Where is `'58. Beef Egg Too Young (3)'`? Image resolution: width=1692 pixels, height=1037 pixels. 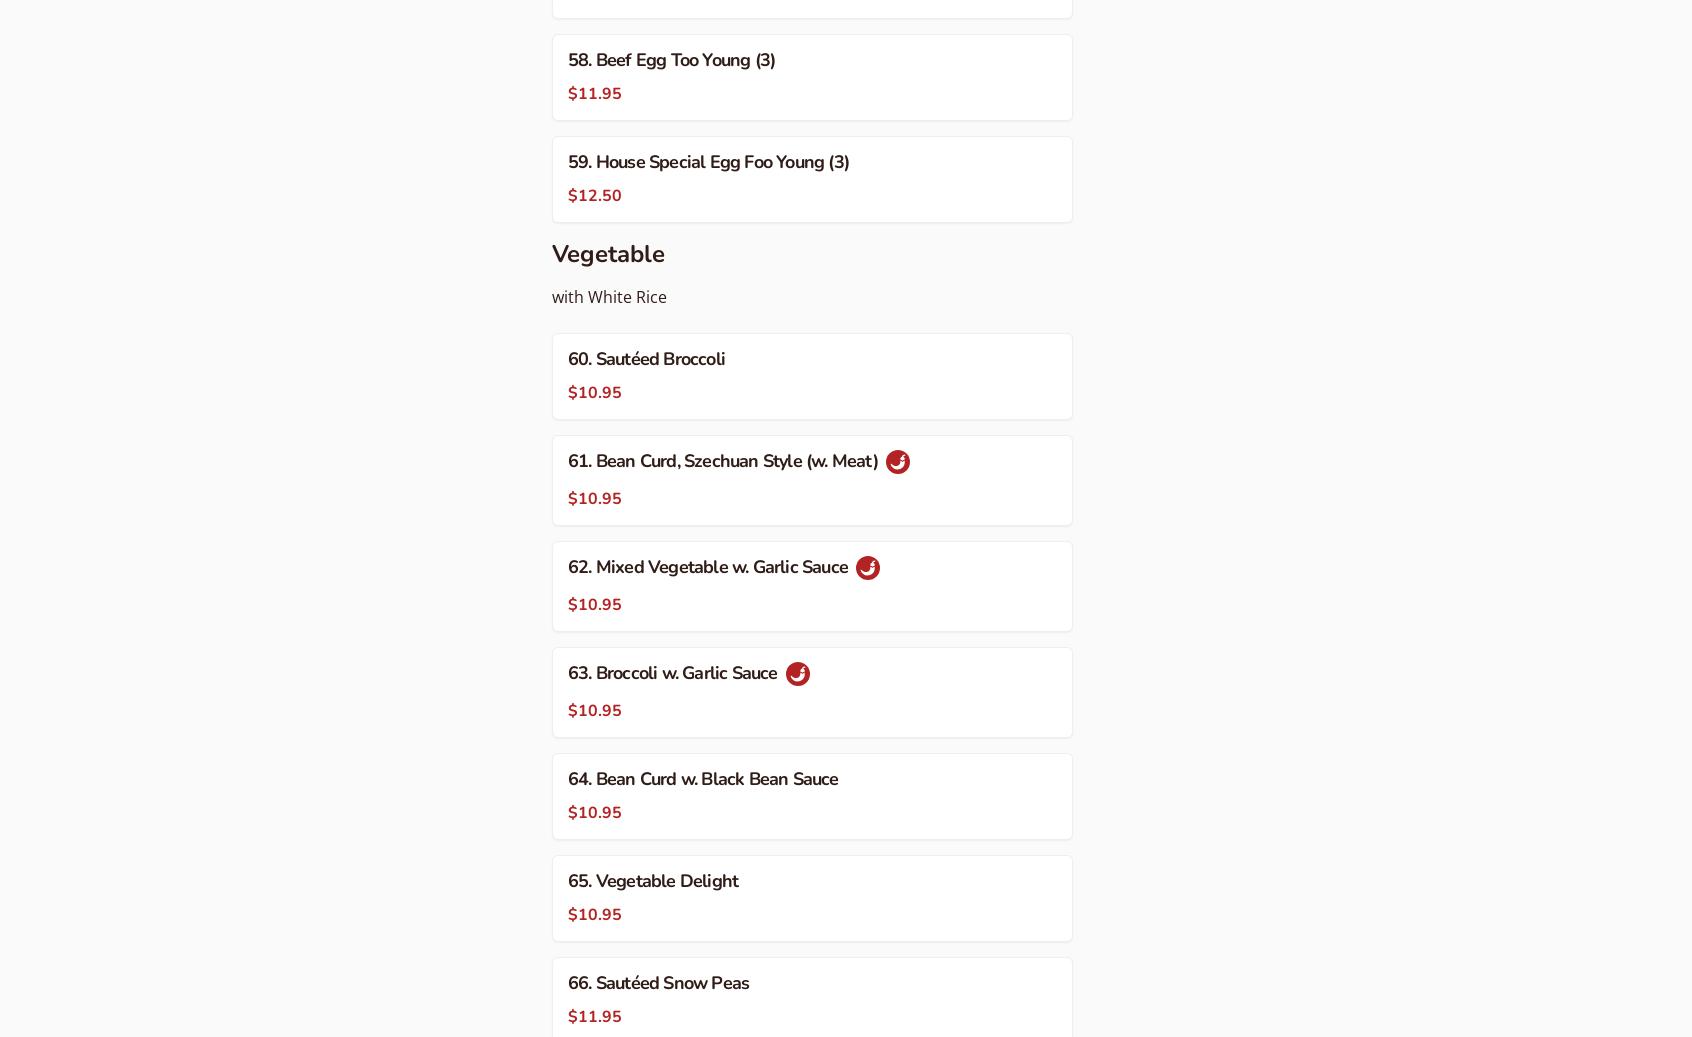 '58. Beef Egg Too Young (3)' is located at coordinates (567, 59).